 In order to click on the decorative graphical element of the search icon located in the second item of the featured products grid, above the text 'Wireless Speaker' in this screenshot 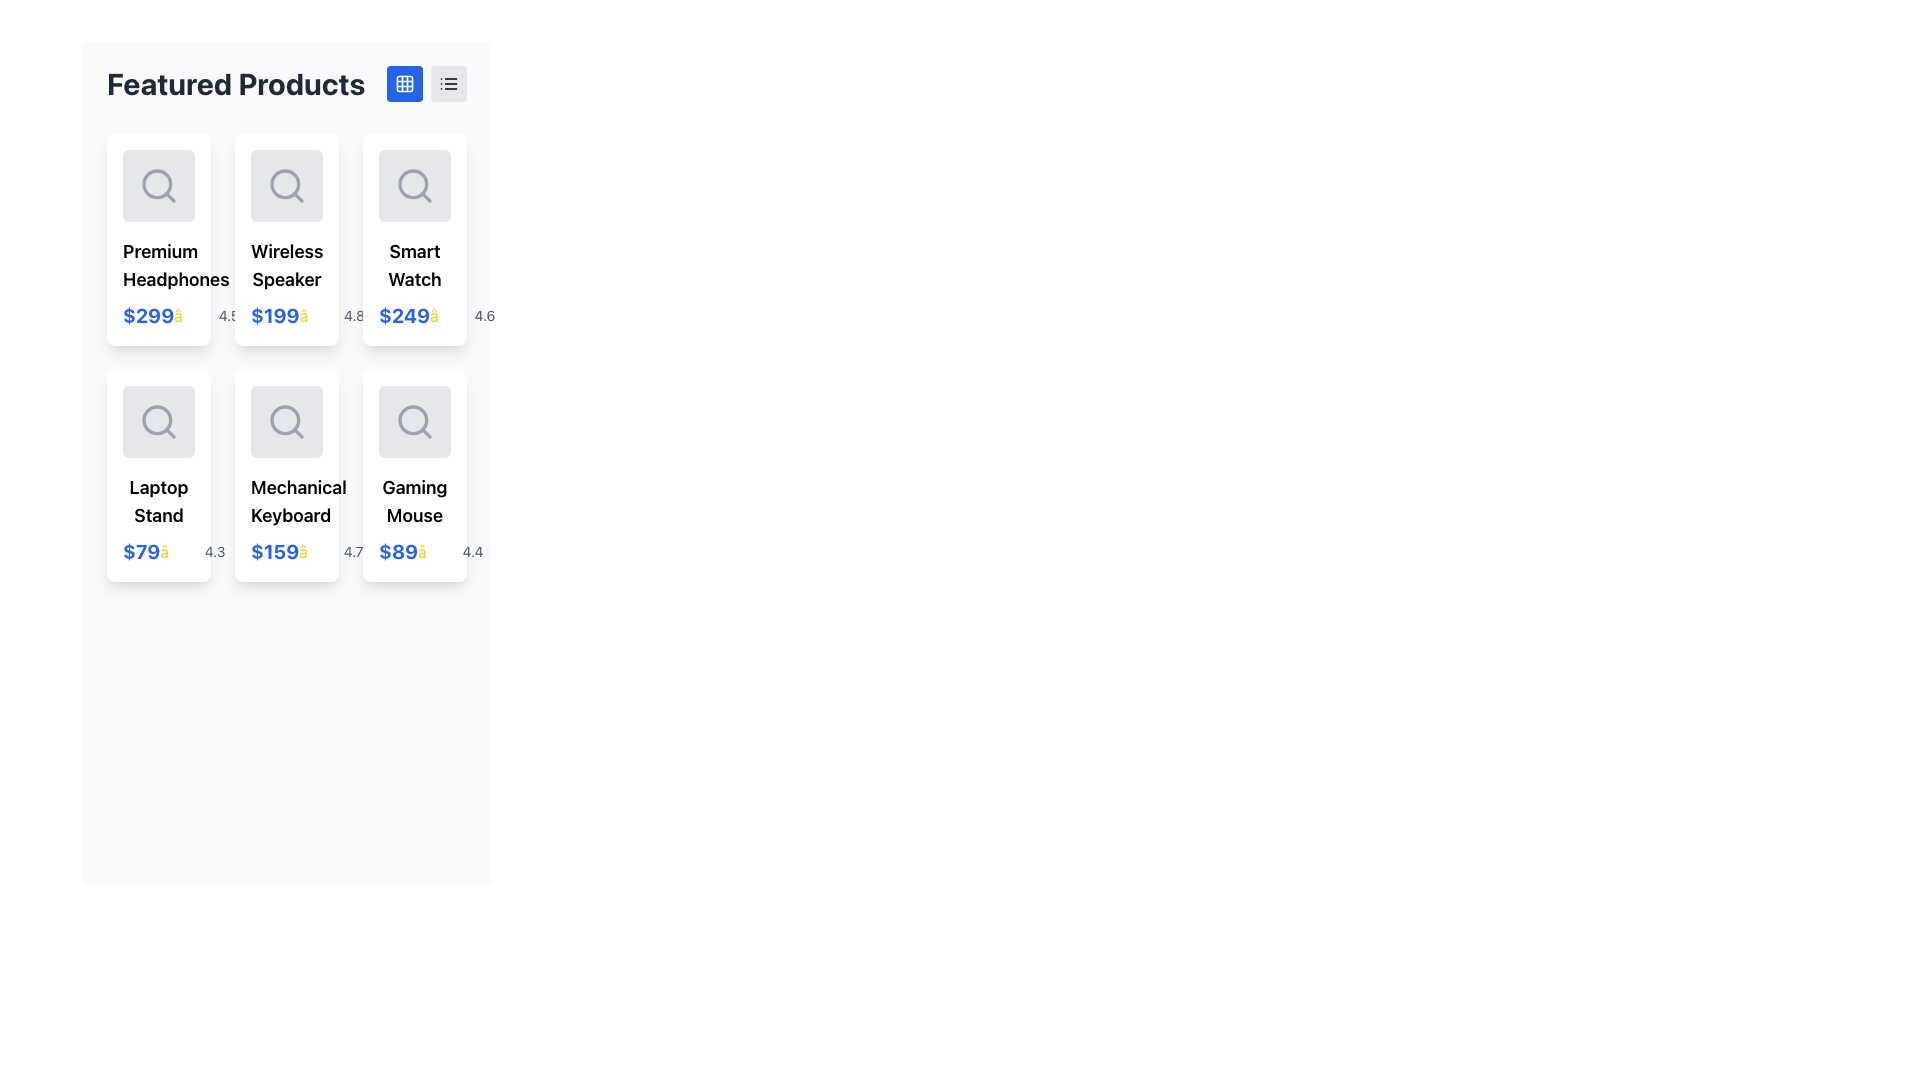, I will do `click(284, 184)`.